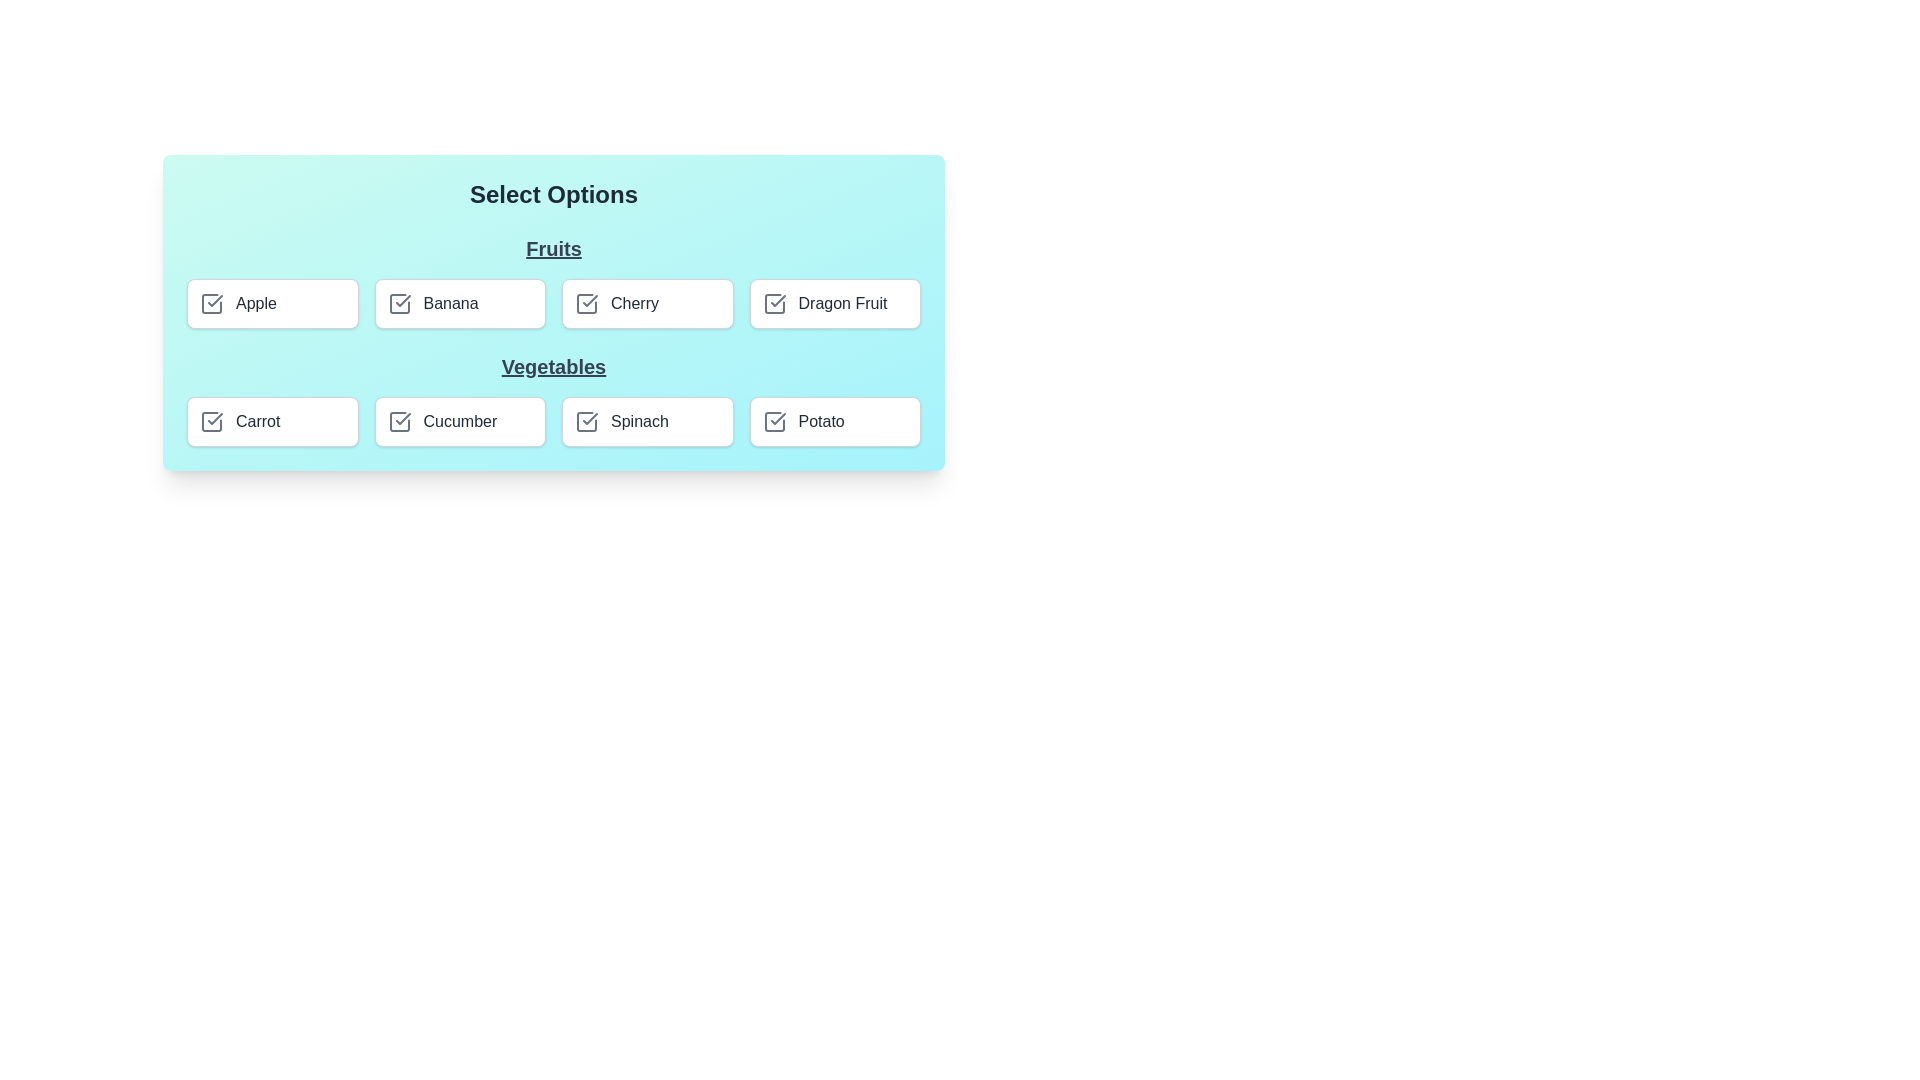  I want to click on the checkbox for the 'Carrot' option, so click(211, 420).